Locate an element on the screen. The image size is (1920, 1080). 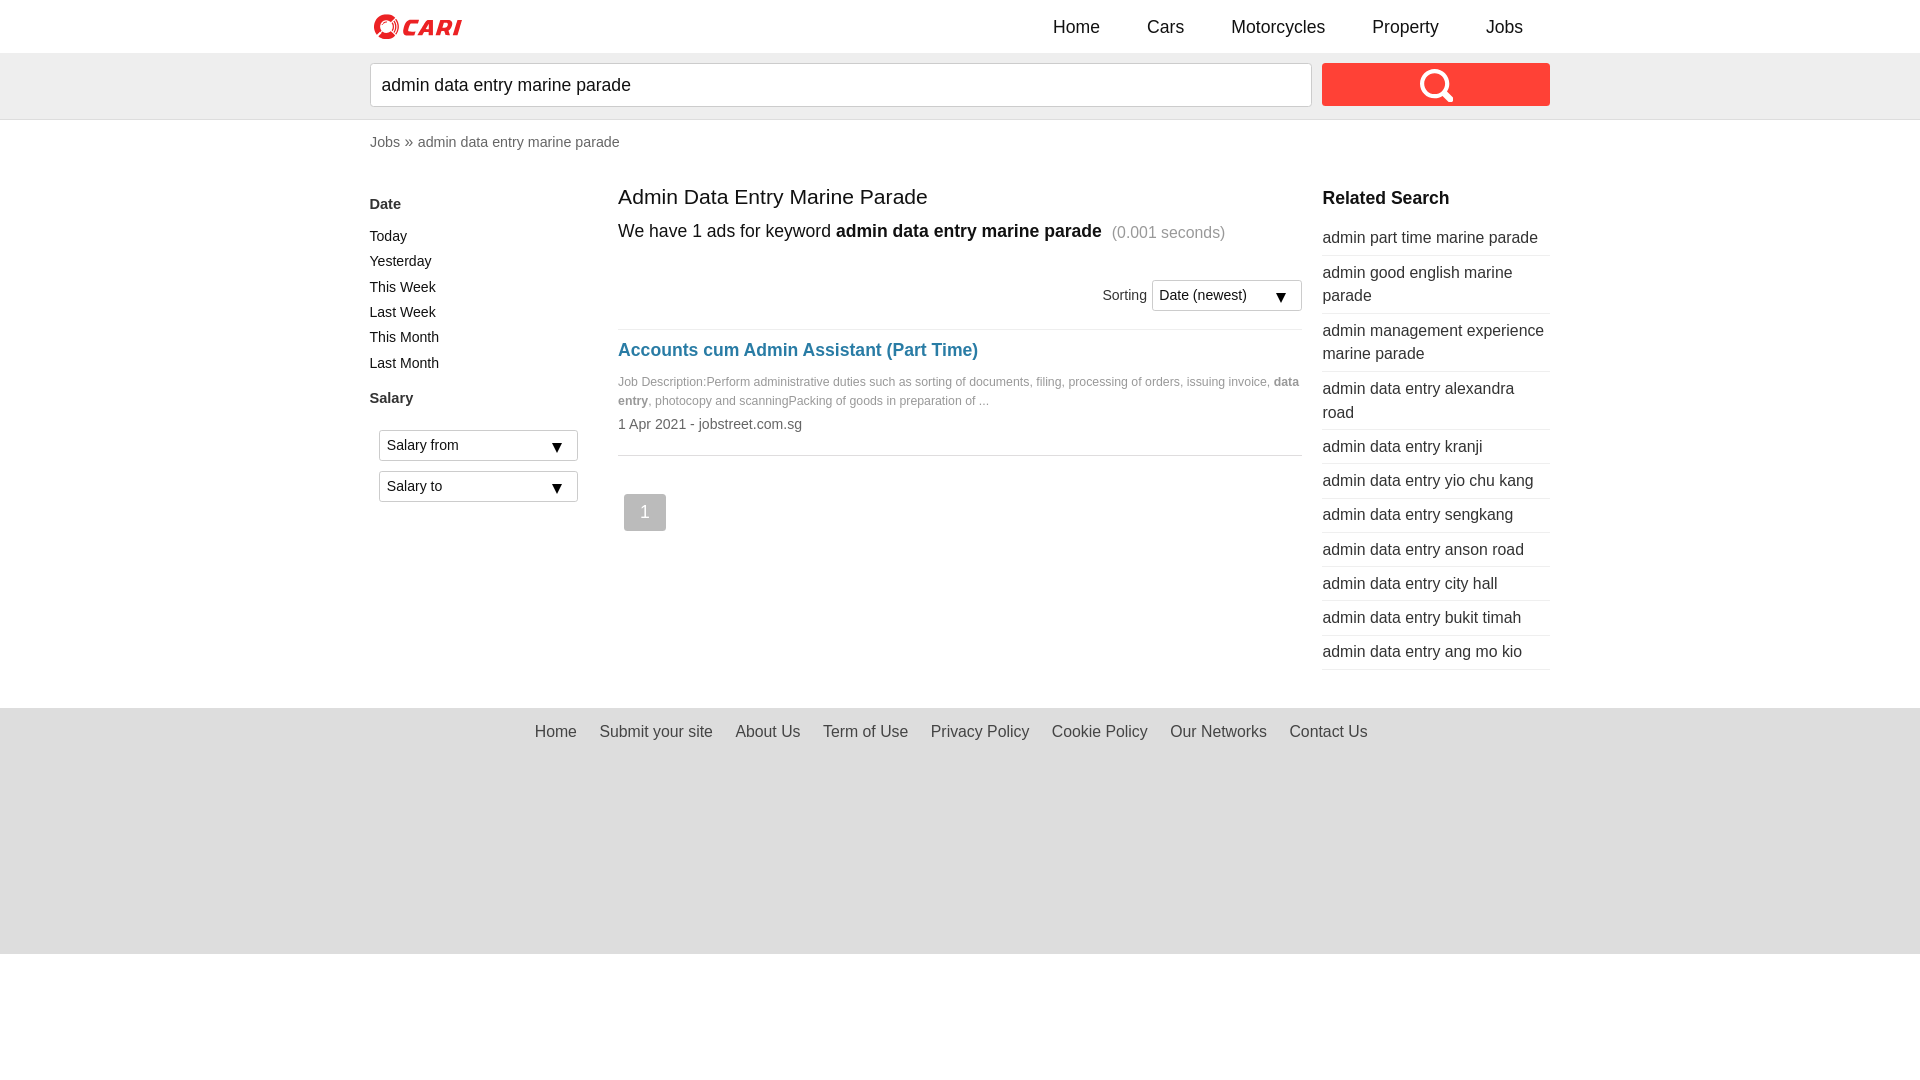
'admin data entry alexandra road' is located at coordinates (1416, 400).